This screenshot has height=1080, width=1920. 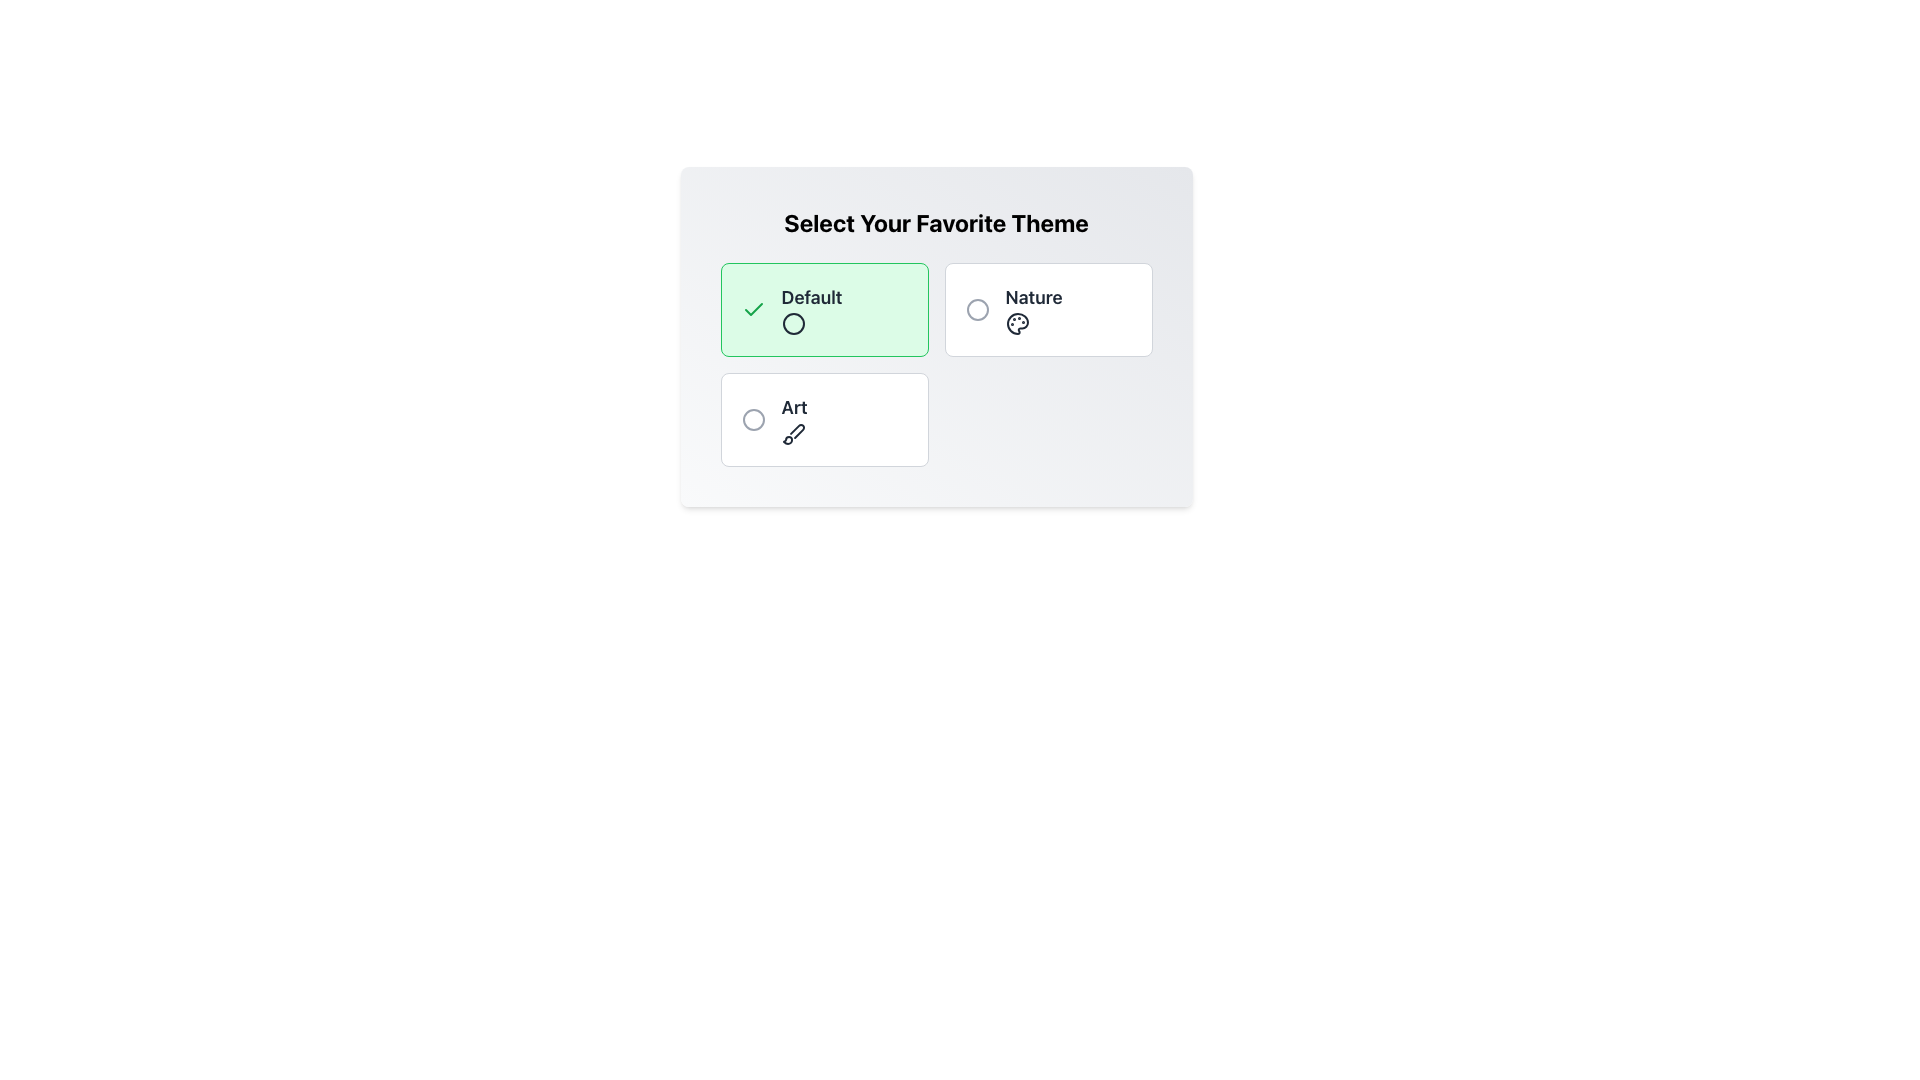 What do you see at coordinates (1017, 323) in the screenshot?
I see `the 'Nature' theme option icon, which is centrally positioned under the 'Nature' text label in the theme selection options` at bounding box center [1017, 323].